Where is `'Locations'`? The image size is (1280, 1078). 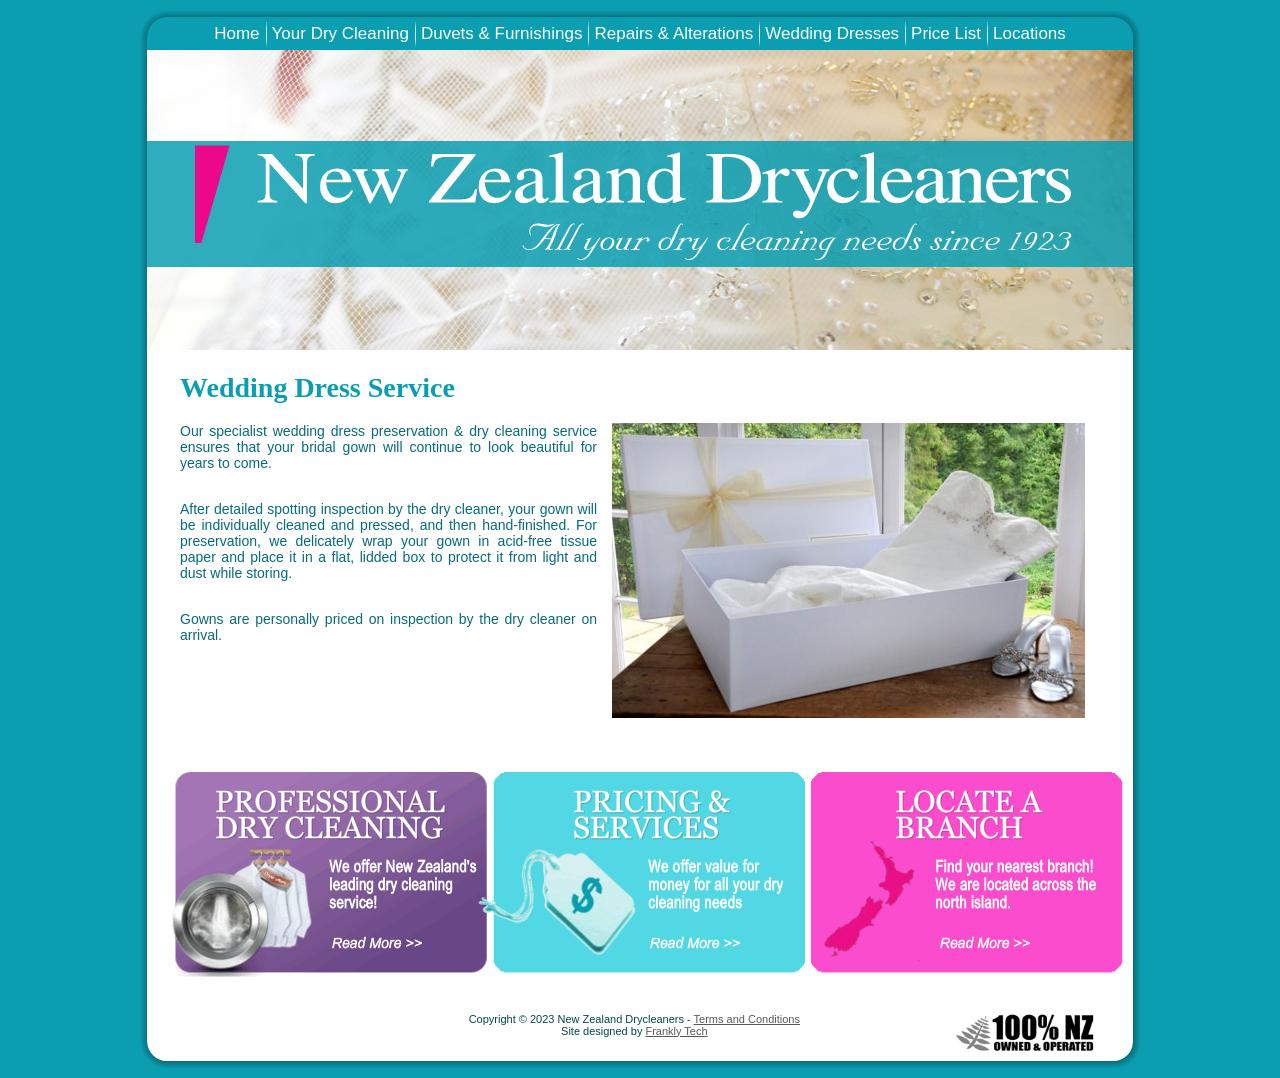
'Locations' is located at coordinates (1028, 32).